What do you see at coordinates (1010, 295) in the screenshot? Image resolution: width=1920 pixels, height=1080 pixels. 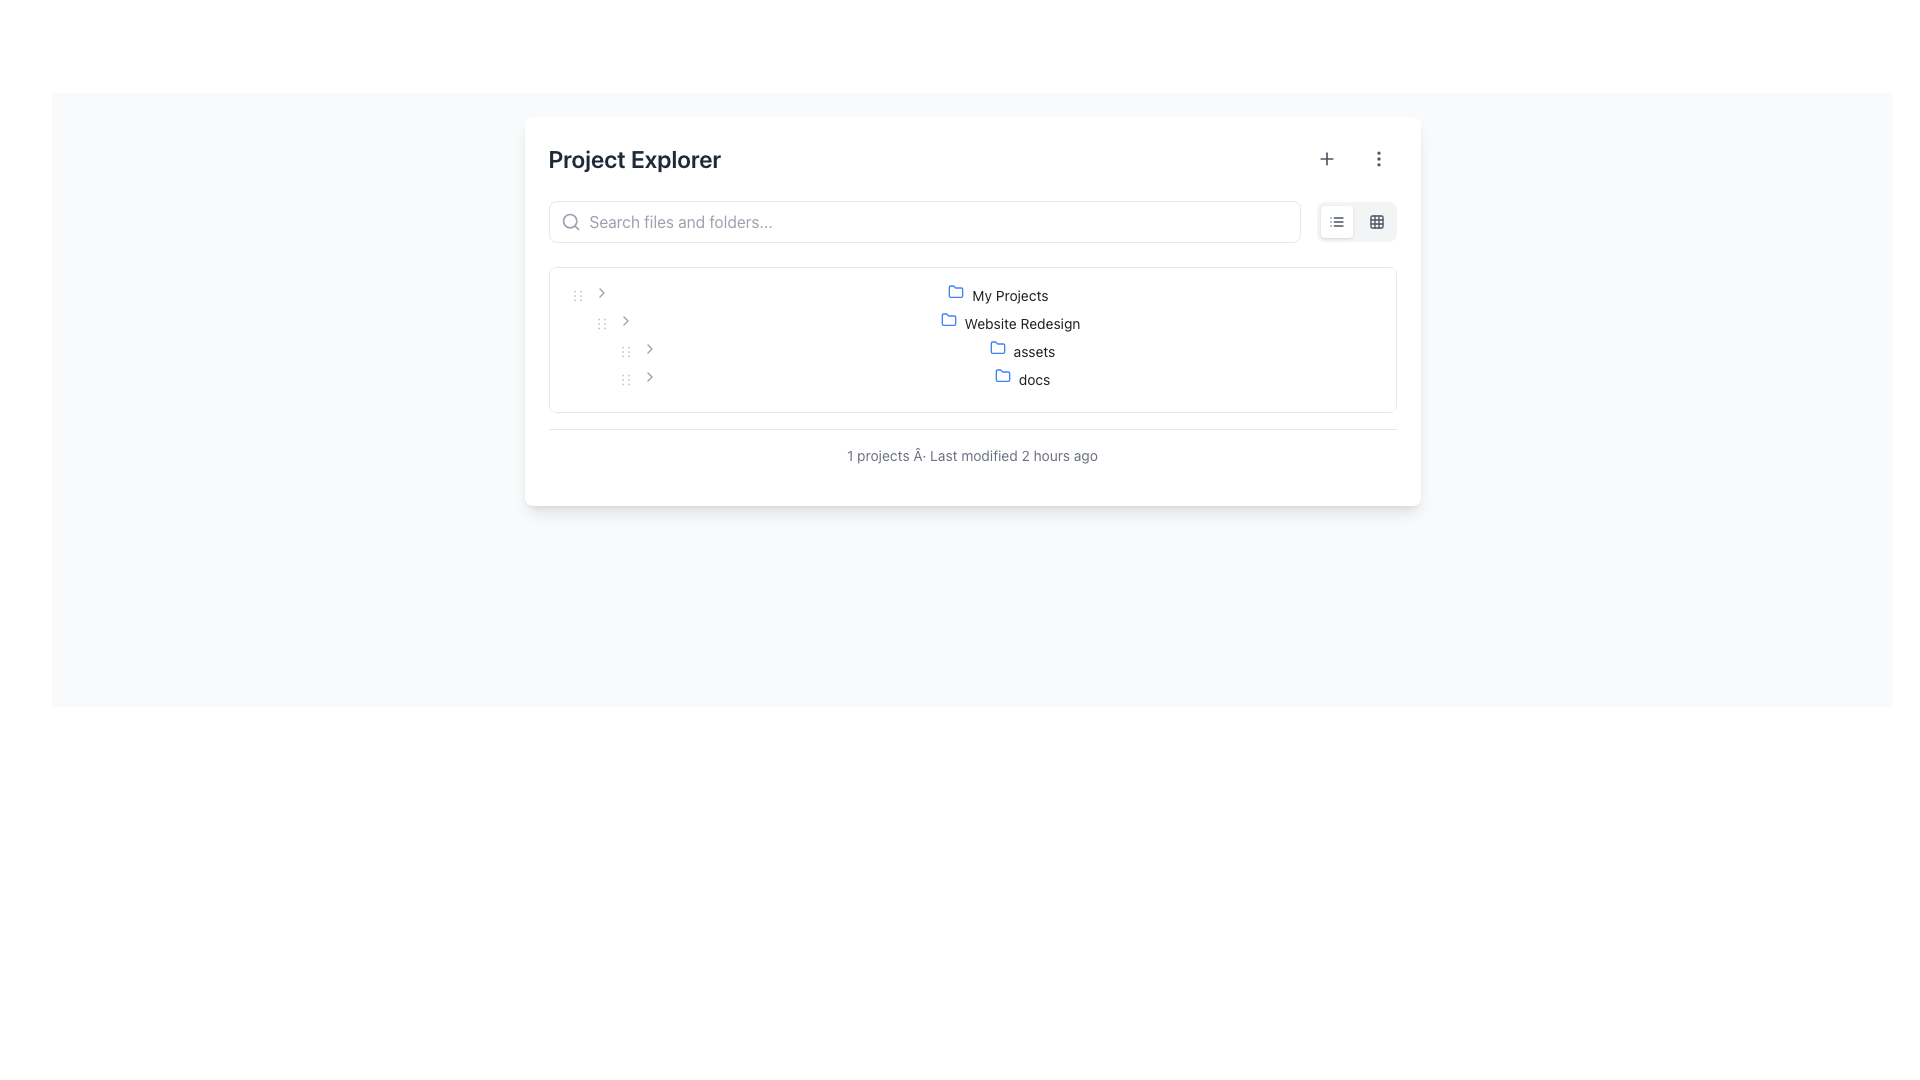 I see `the 'My Projects' text label located in the 'Project Explorer' panel, which is displayed in a standard sans-serif font and is positioned below the search bar and above other folder listings` at bounding box center [1010, 295].